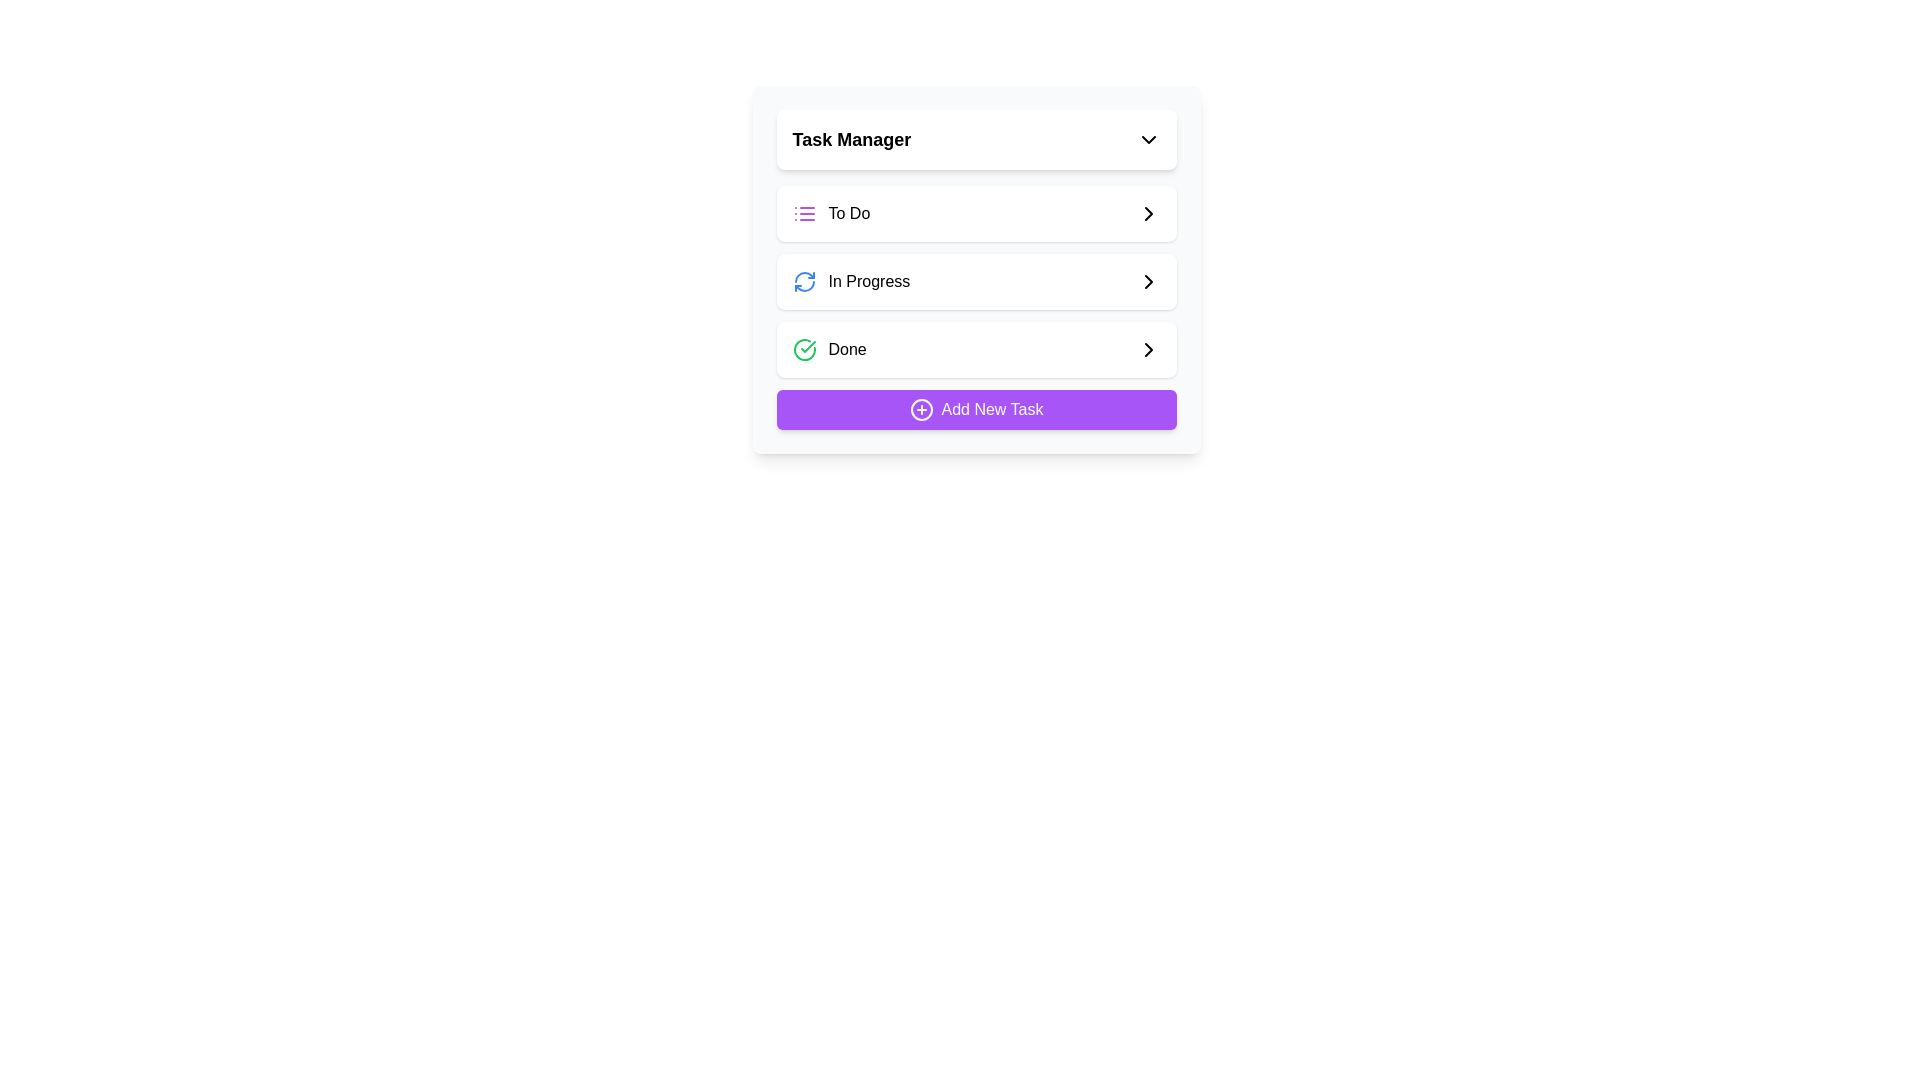  What do you see at coordinates (1148, 138) in the screenshot?
I see `the chevron icon located at the far right of the 'Task Manager' header section` at bounding box center [1148, 138].